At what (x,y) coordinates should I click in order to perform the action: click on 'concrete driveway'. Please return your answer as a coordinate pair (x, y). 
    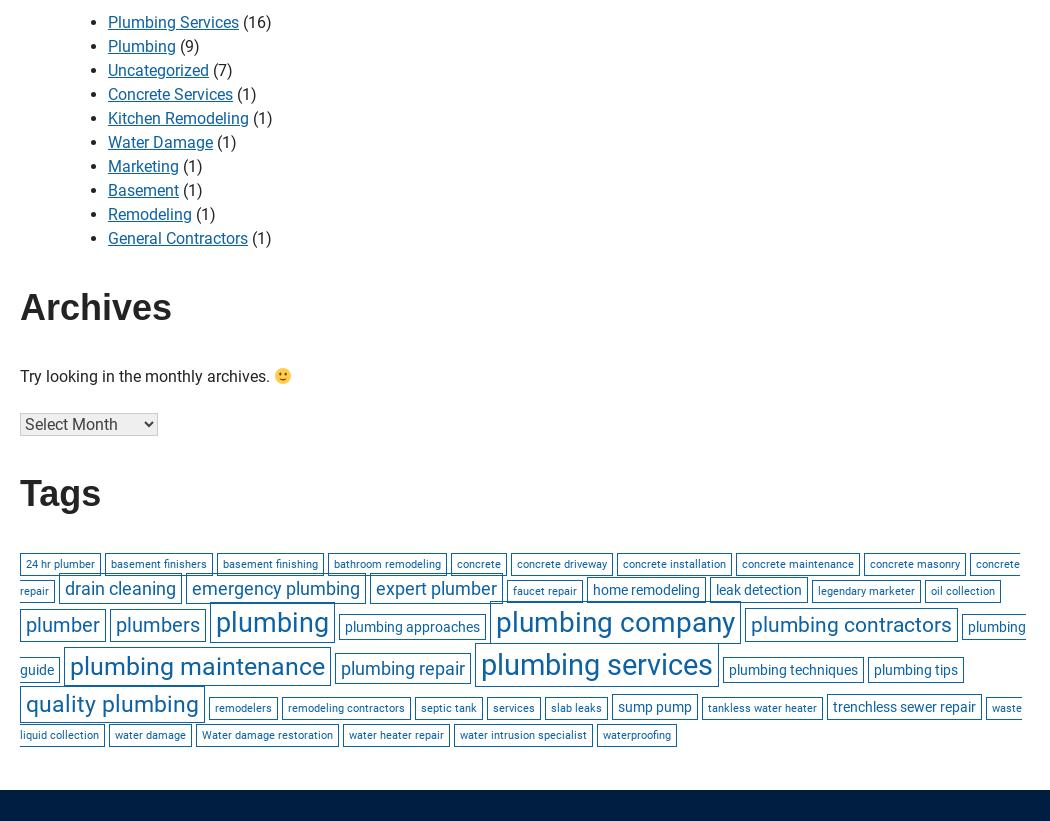
    Looking at the image, I should click on (561, 562).